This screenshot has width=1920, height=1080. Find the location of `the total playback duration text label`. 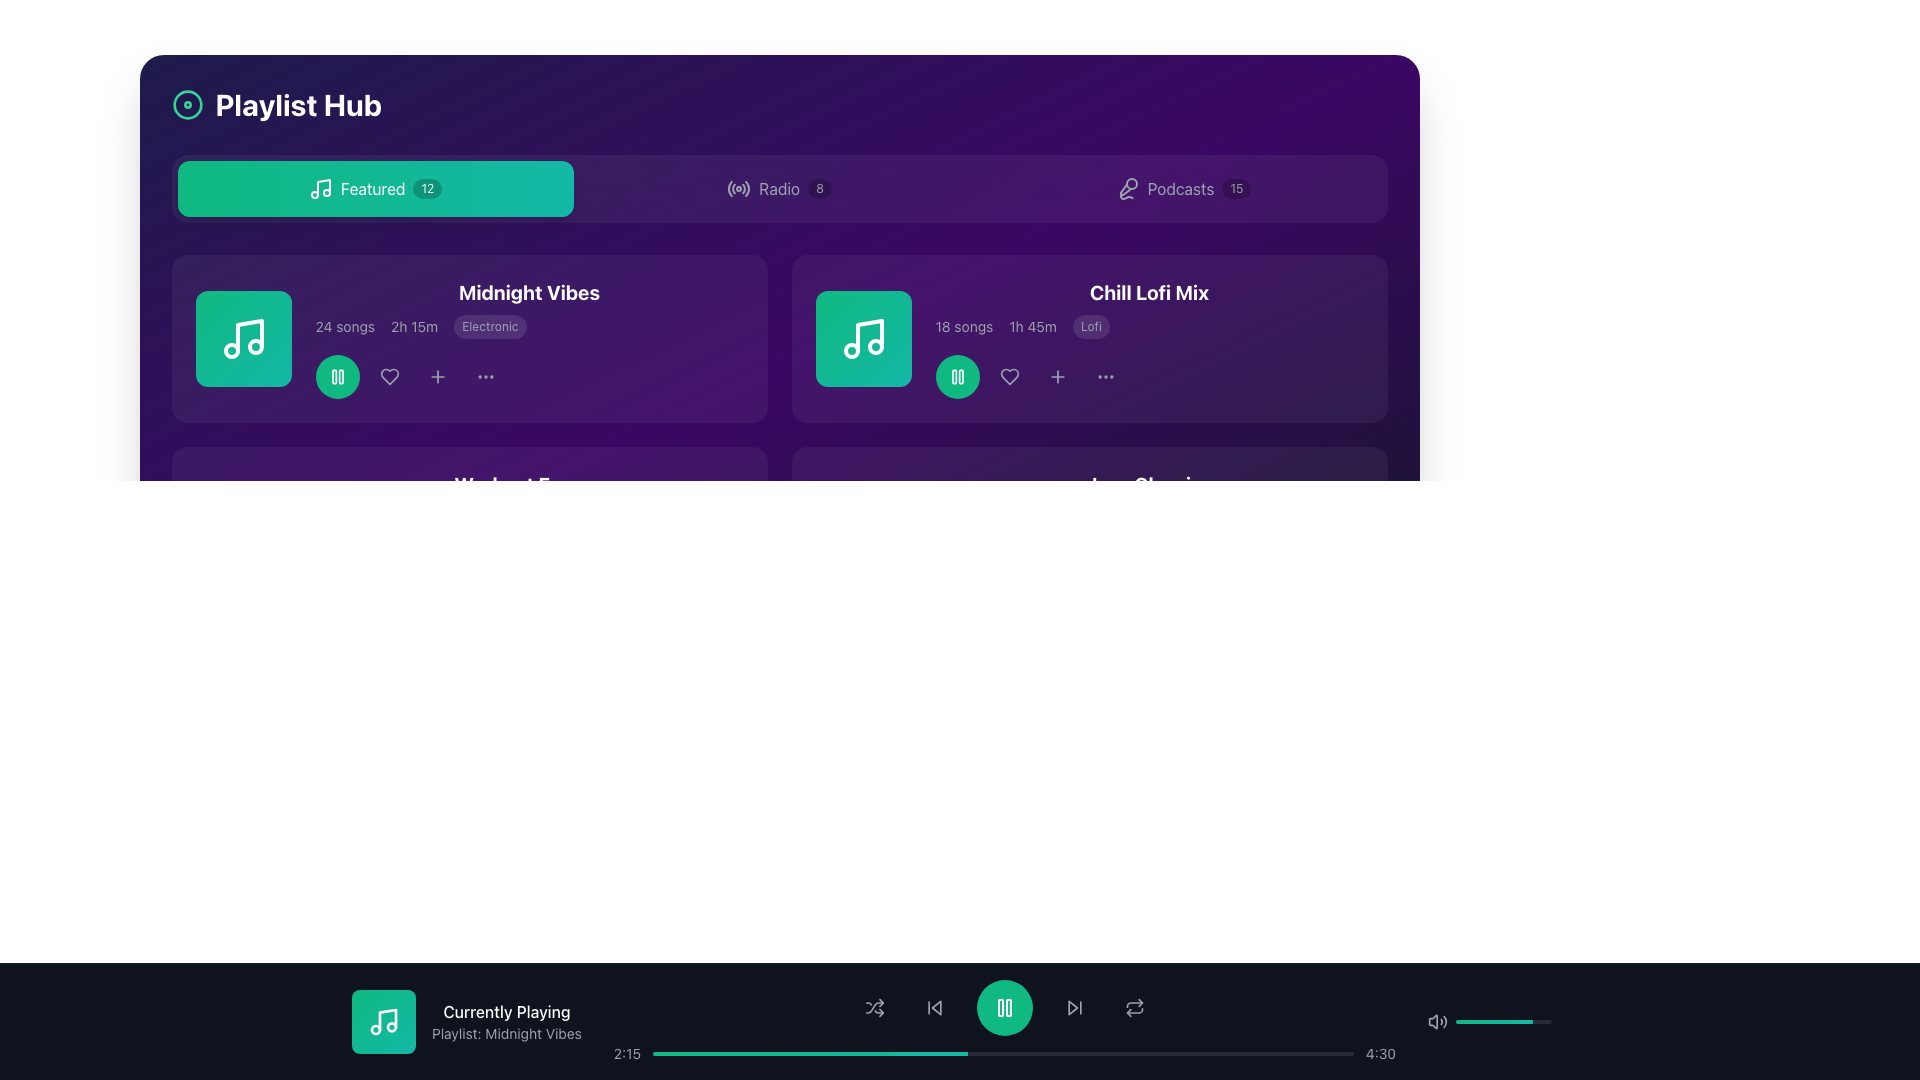

the total playback duration text label is located at coordinates (414, 518).